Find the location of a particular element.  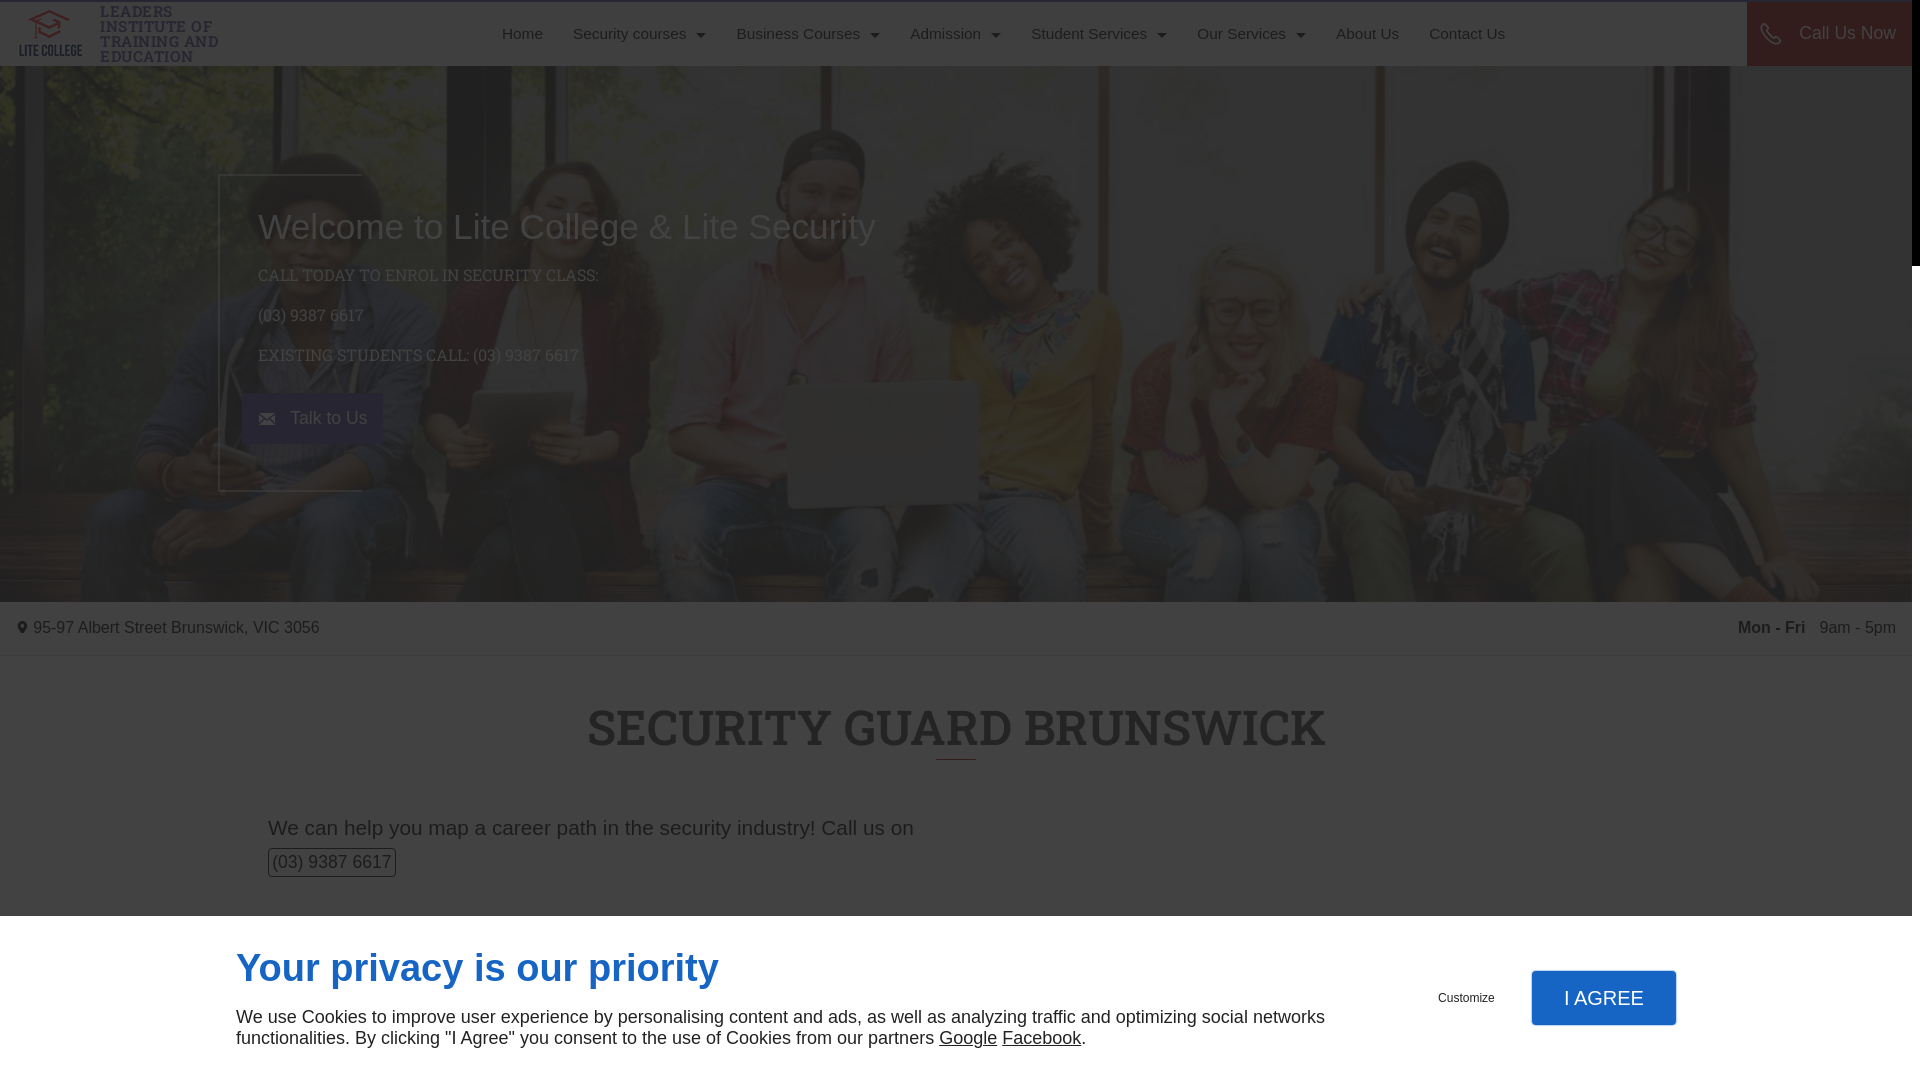

'Business Courses' is located at coordinates (807, 34).